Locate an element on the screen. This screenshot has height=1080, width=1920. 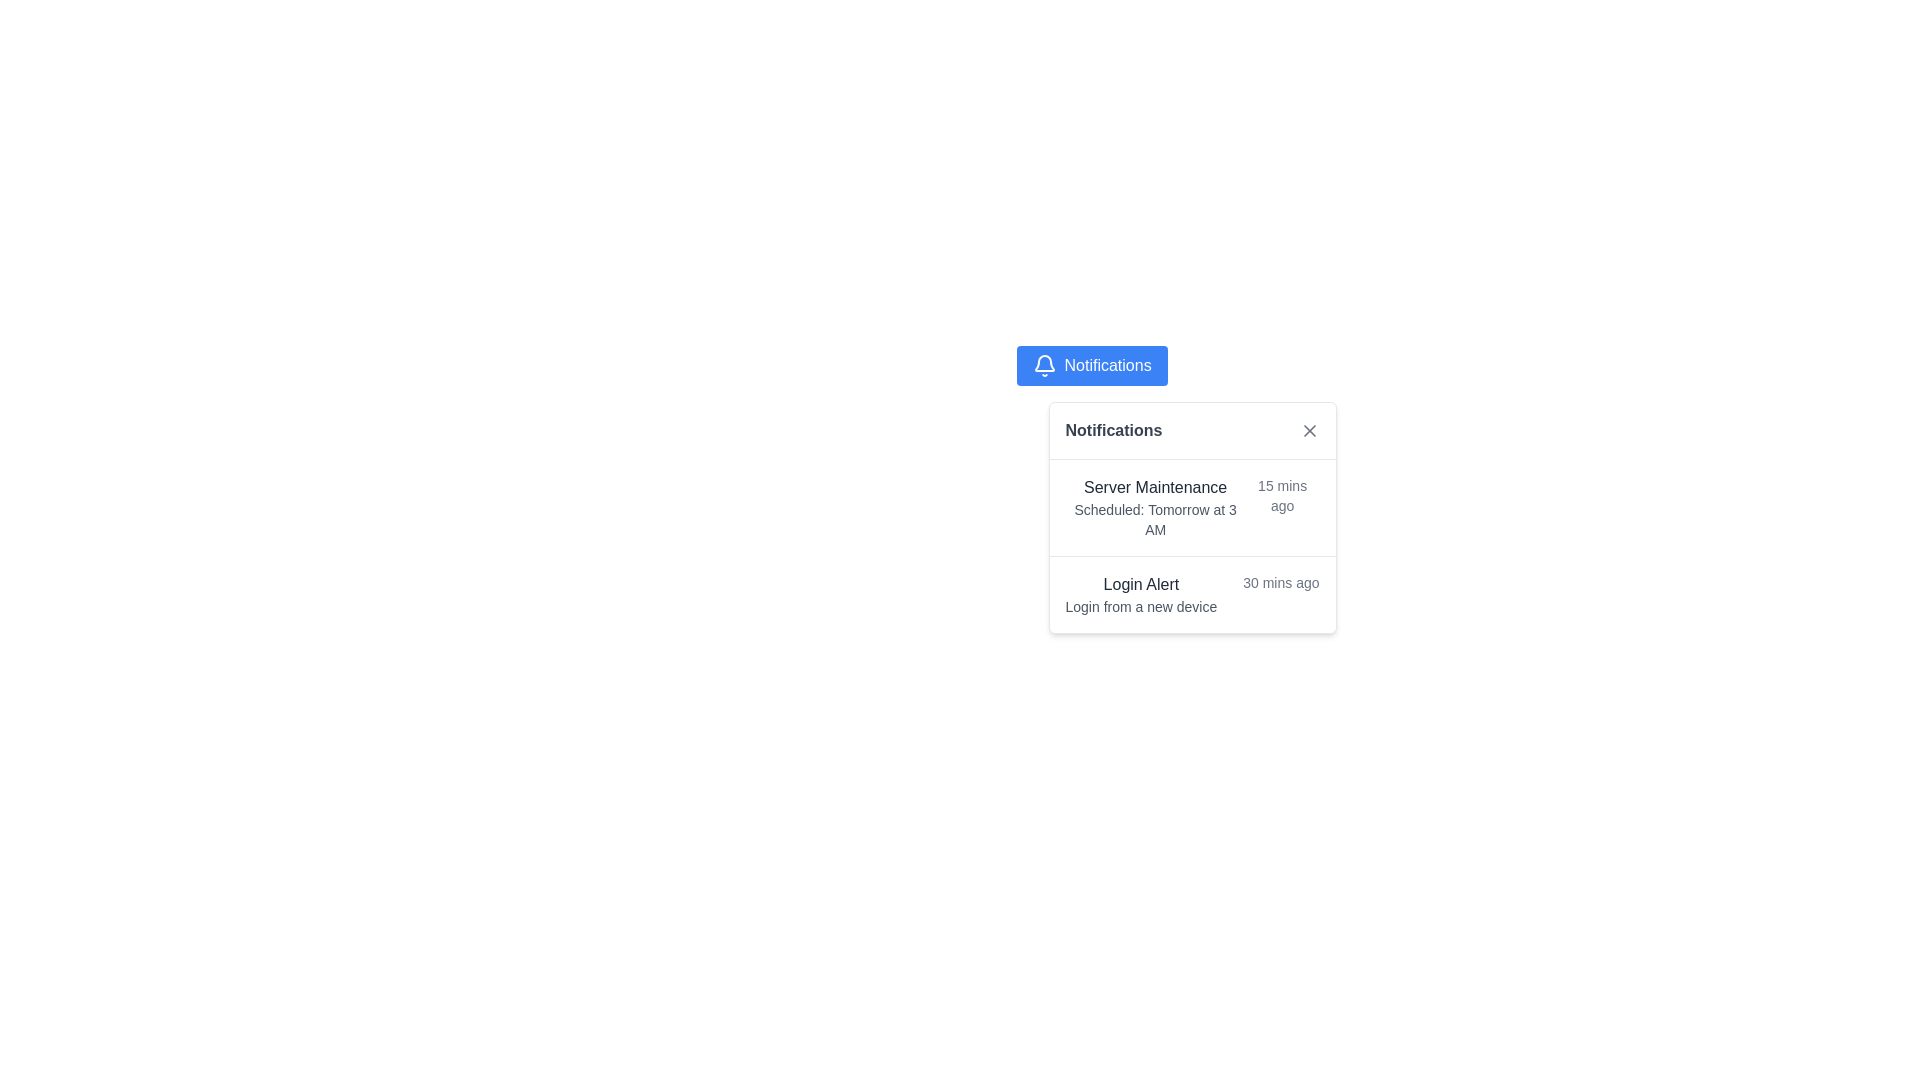
the static text element that reads 'Login from a new device', which is positioned below the 'Login Alert' heading in the notification dropdown is located at coordinates (1141, 605).